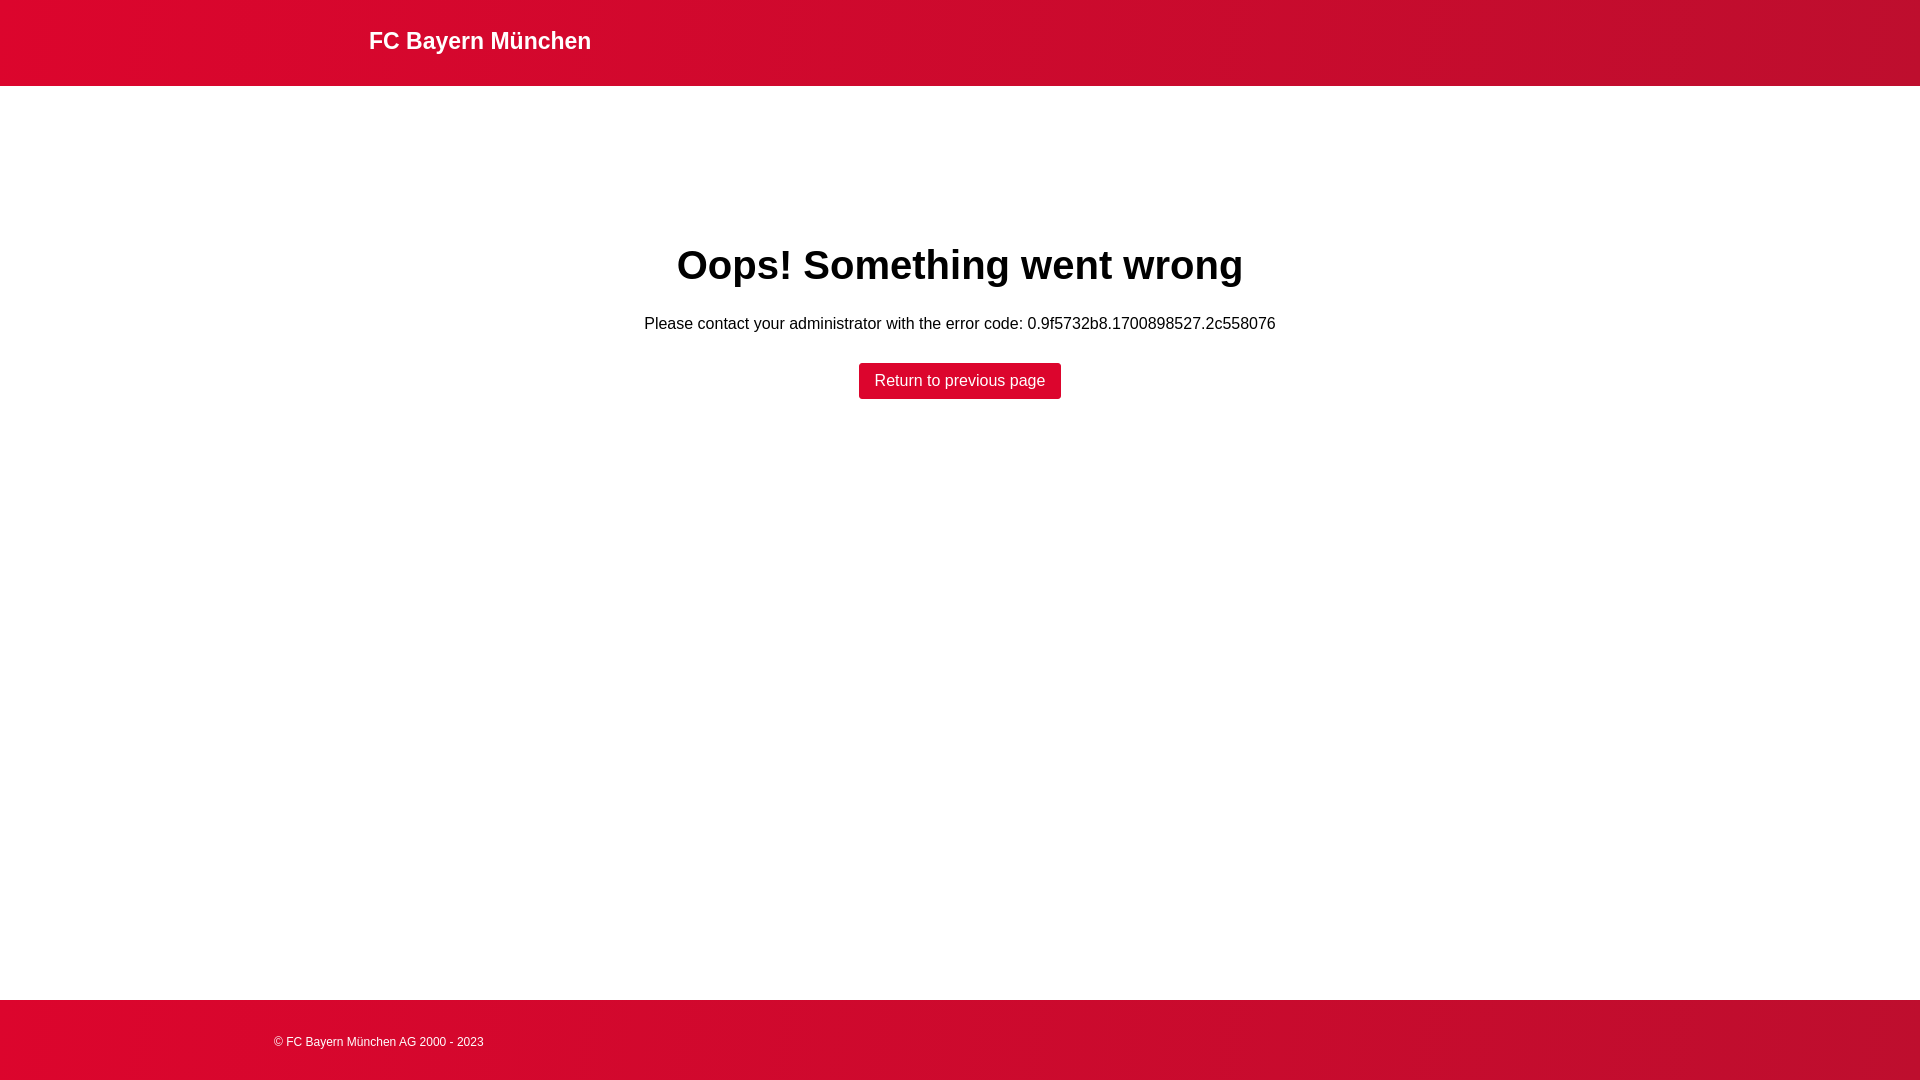 The height and width of the screenshot is (1080, 1920). Describe the element at coordinates (859, 381) in the screenshot. I see `'Return to previous page'` at that location.